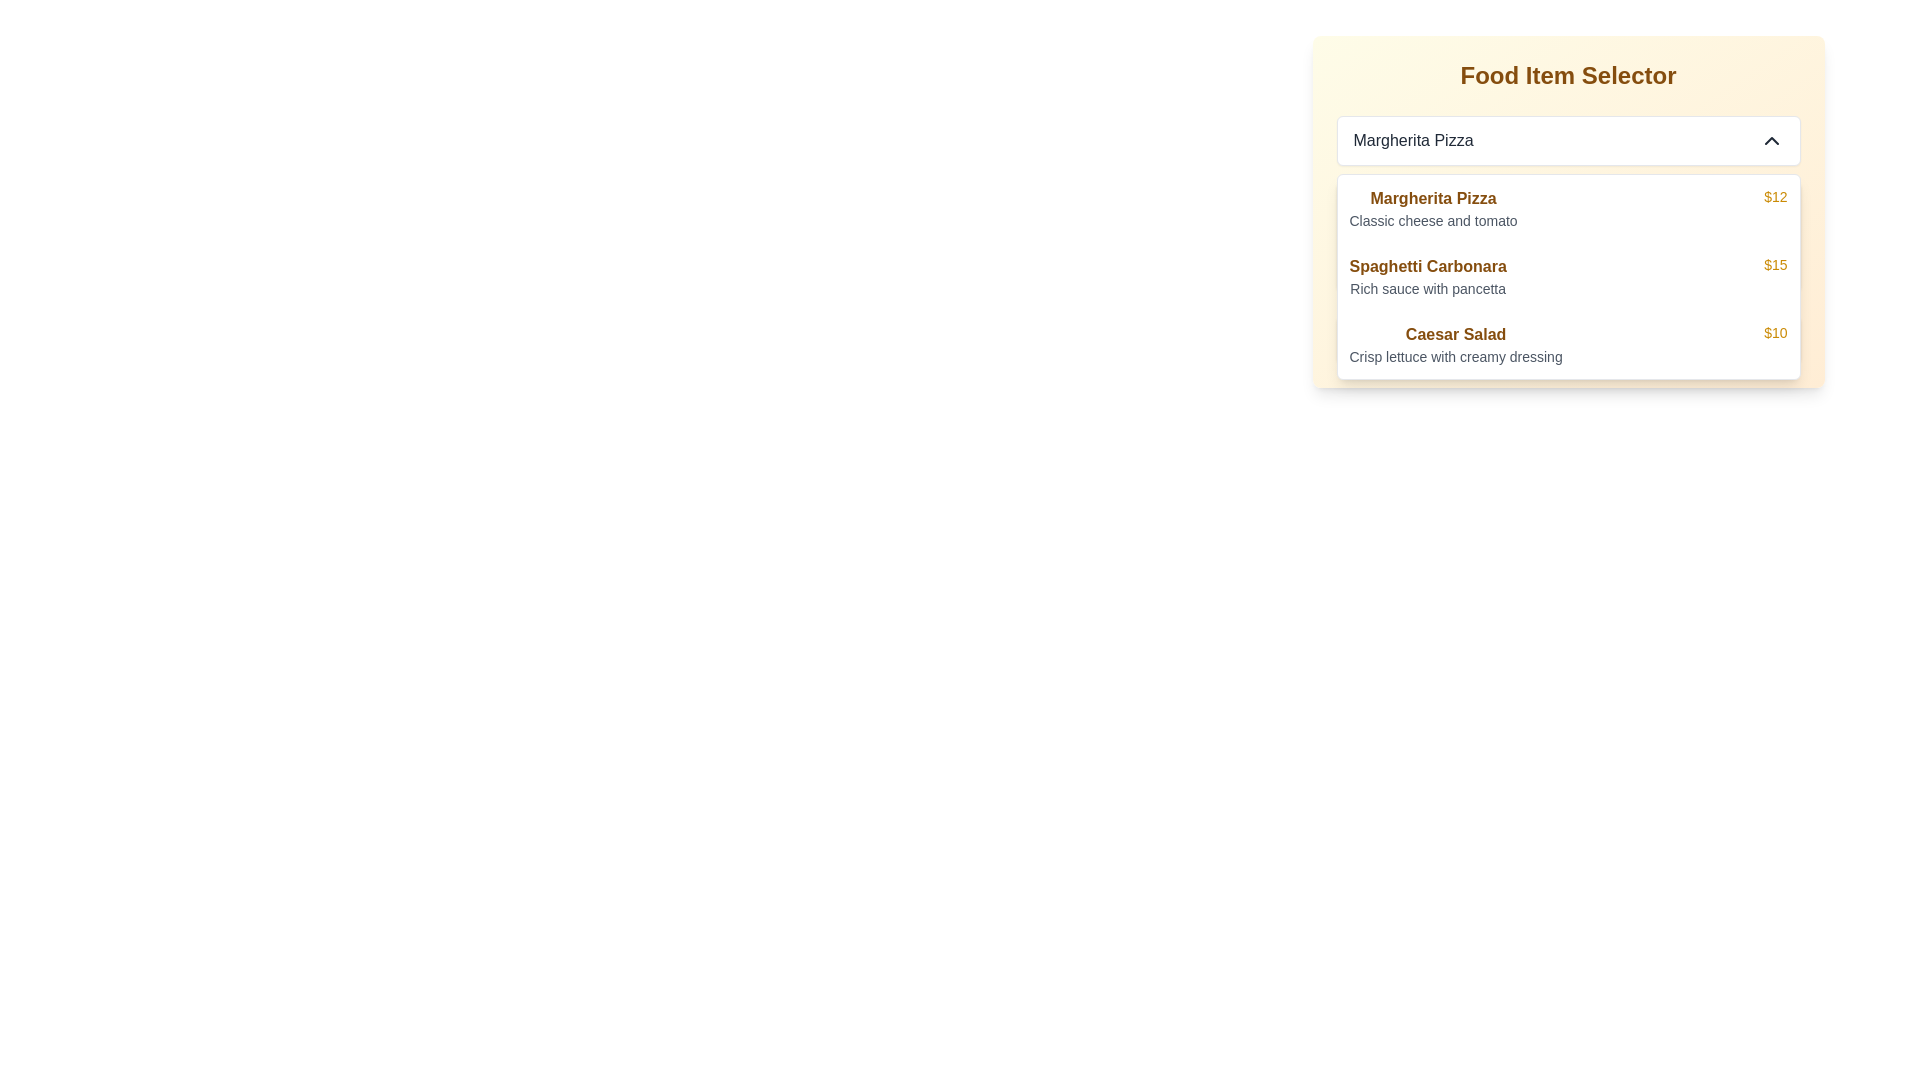 The width and height of the screenshot is (1920, 1080). Describe the element at coordinates (1432, 220) in the screenshot. I see `descriptive text of the Text Label that reads 'Classic cheese and tomato.' located beneath 'Margherita Pizza' in the 'Food Item Selector' dropdown` at that location.